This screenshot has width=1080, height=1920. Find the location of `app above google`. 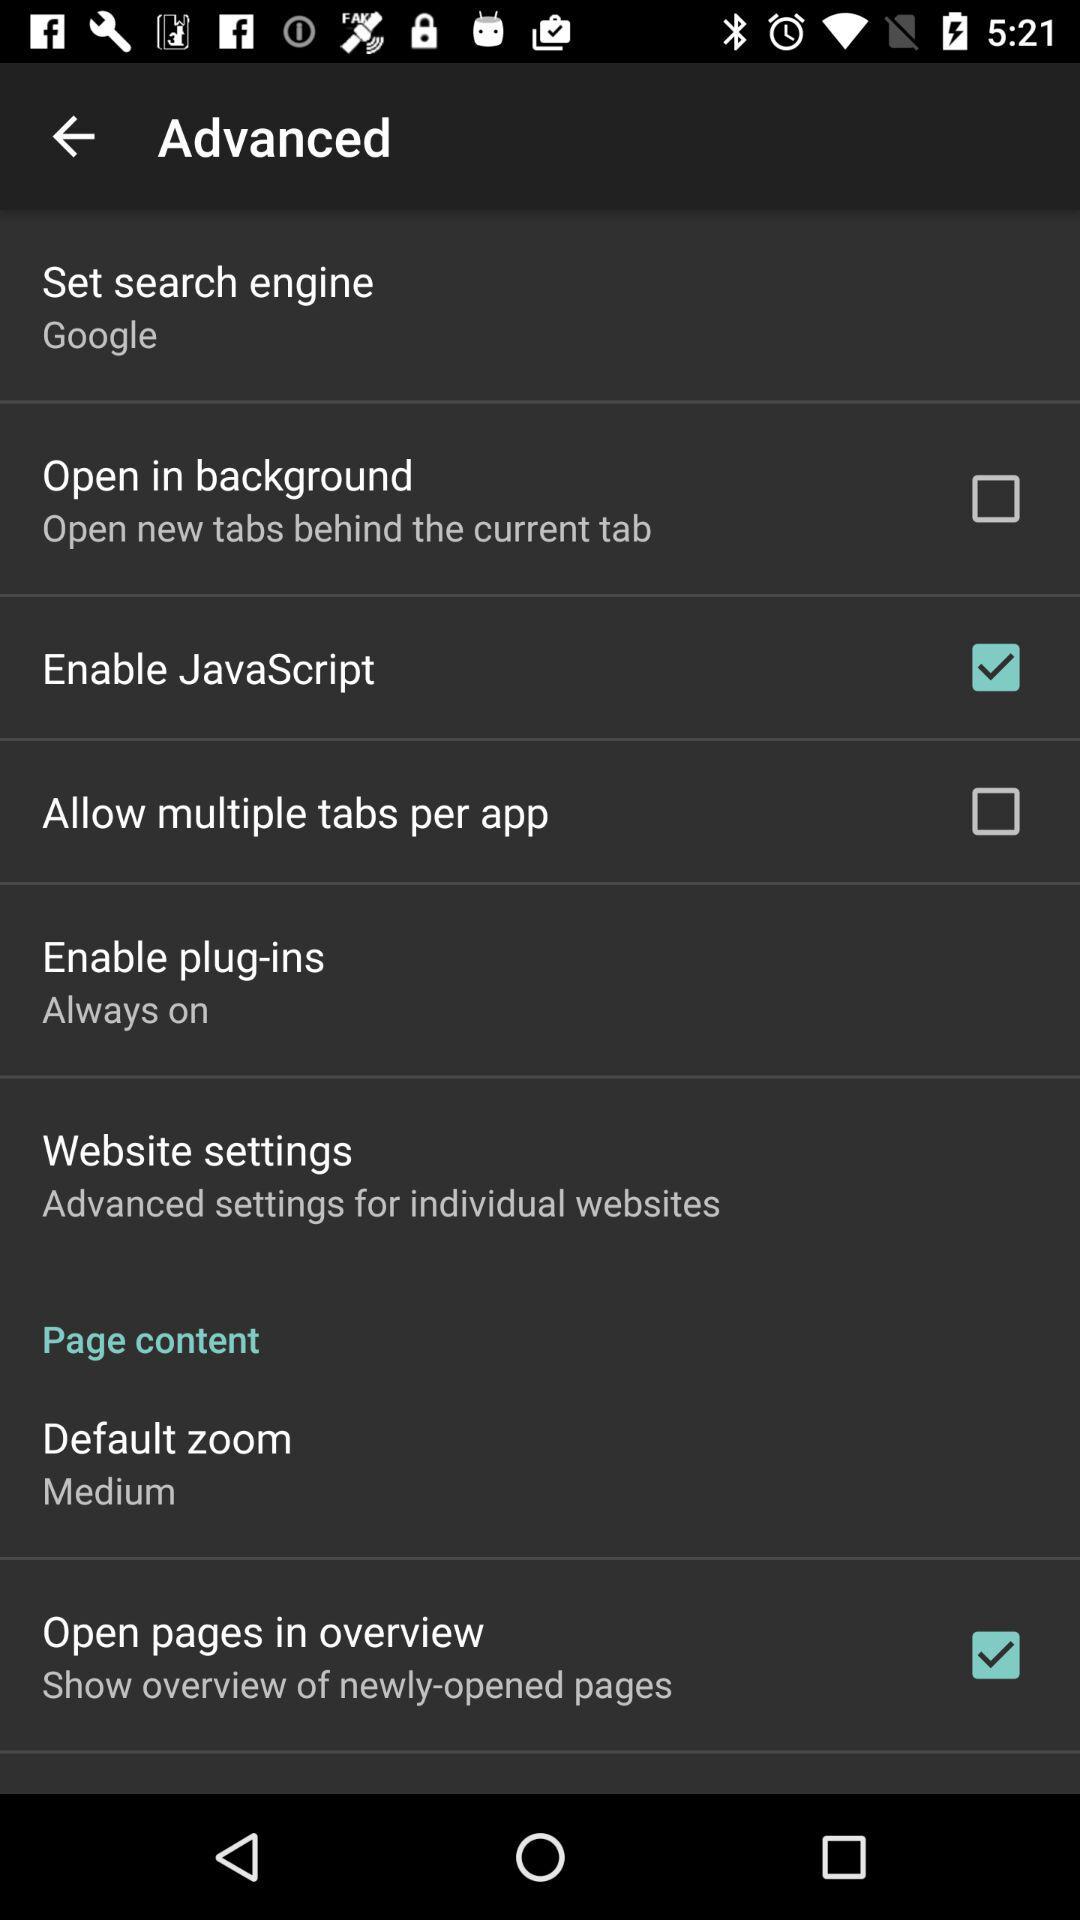

app above google is located at coordinates (208, 279).